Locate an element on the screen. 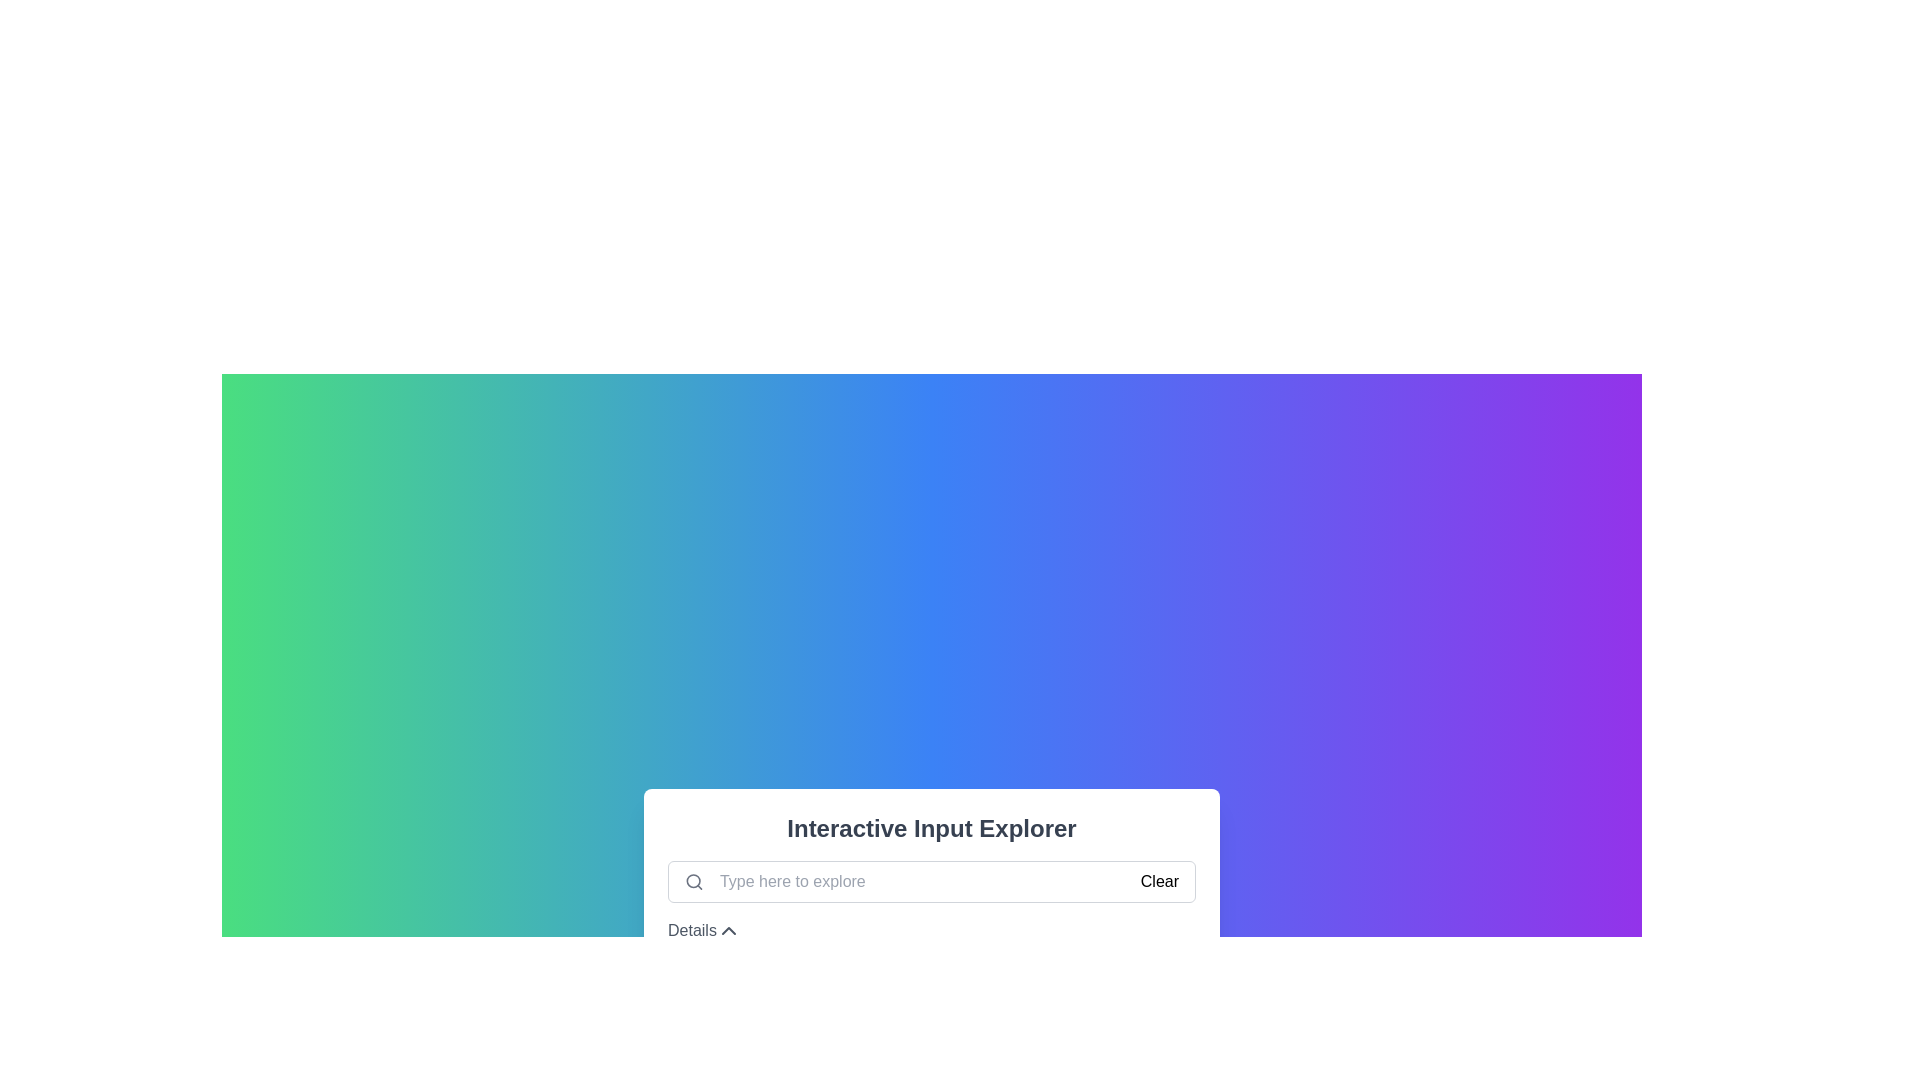  the Interactive Text with Icon located in the bottom-left section of the 'Interactive Input Explorer' component to interact with it is located at coordinates (704, 930).